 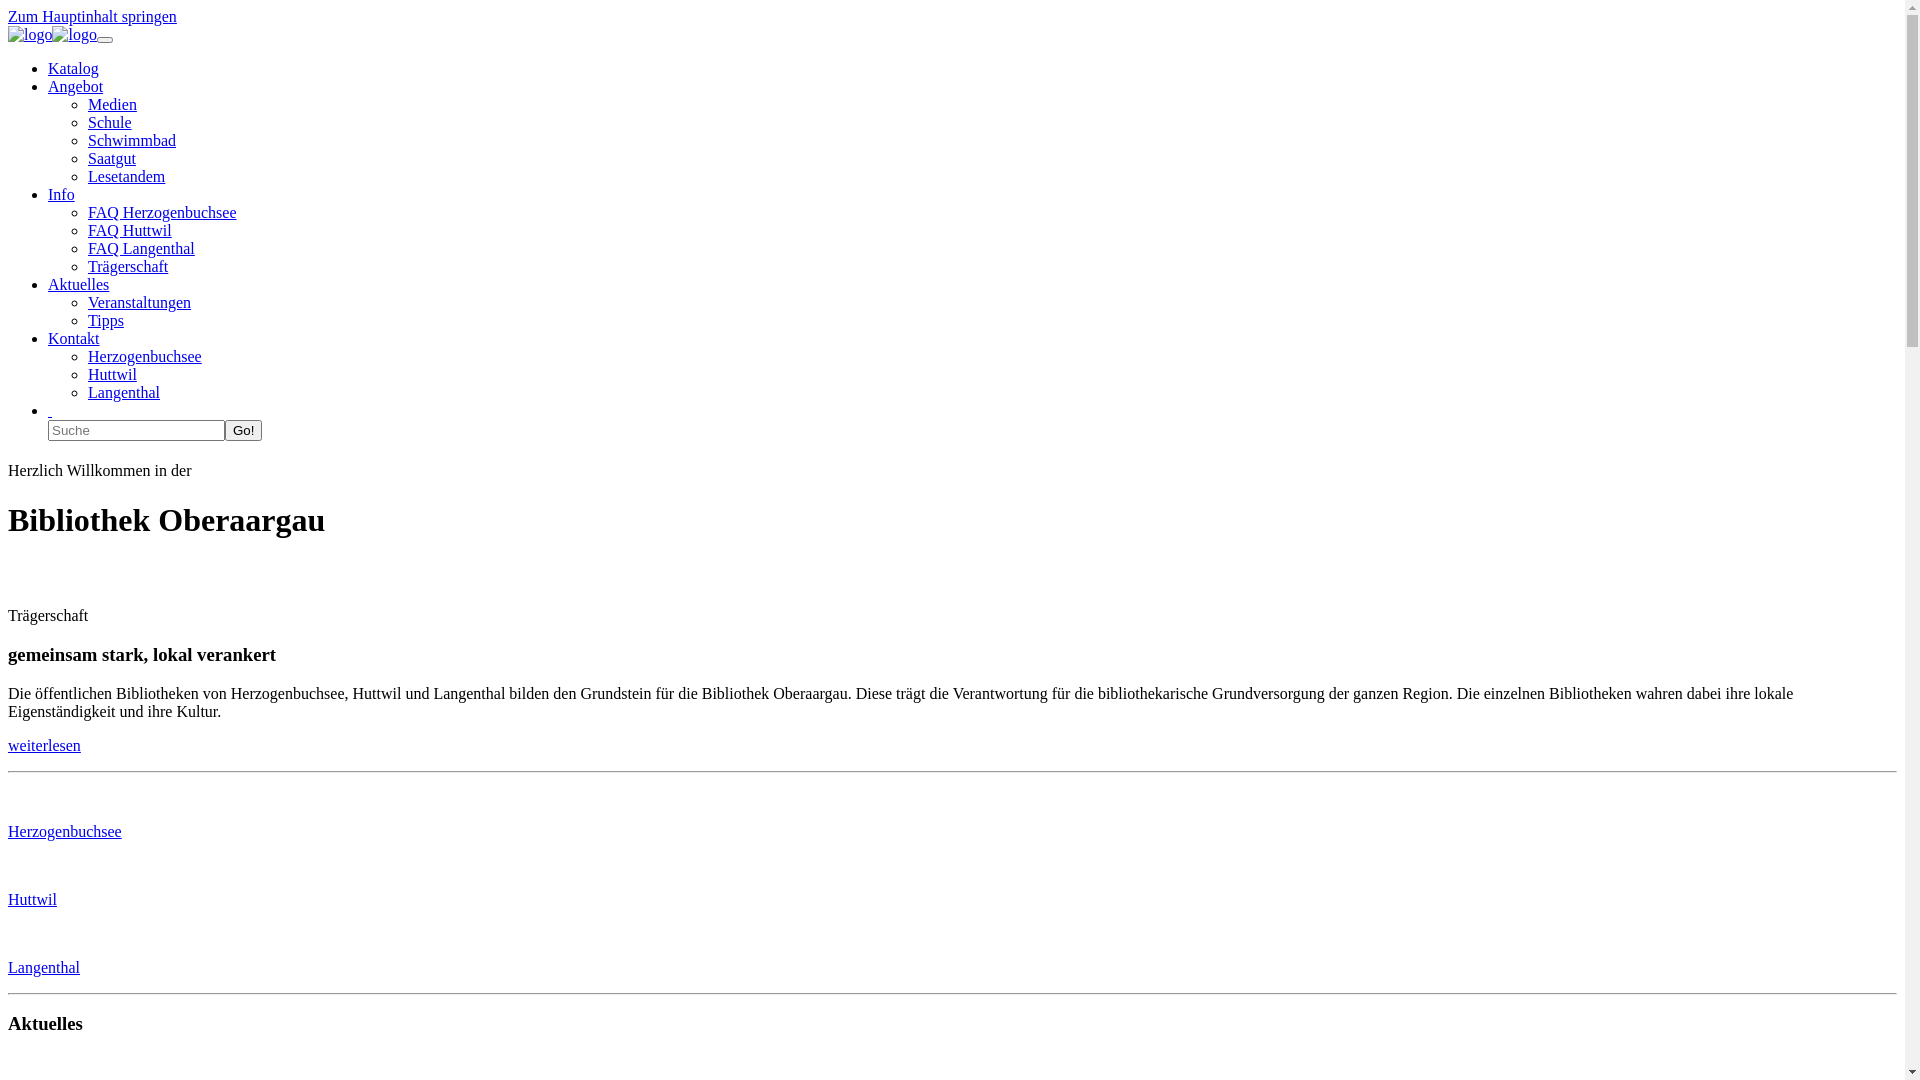 I want to click on 'Medien', so click(x=111, y=104).